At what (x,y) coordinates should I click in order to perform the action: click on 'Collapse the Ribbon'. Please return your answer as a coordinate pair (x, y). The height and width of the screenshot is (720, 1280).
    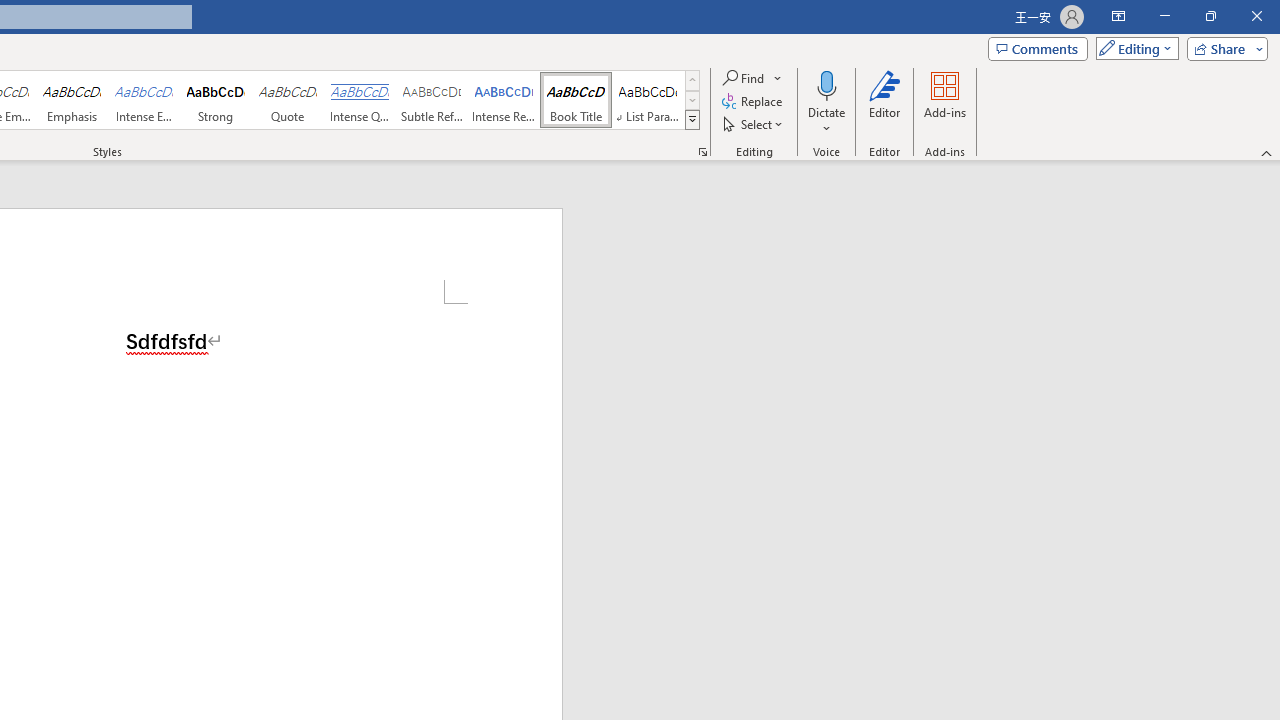
    Looking at the image, I should click on (1266, 152).